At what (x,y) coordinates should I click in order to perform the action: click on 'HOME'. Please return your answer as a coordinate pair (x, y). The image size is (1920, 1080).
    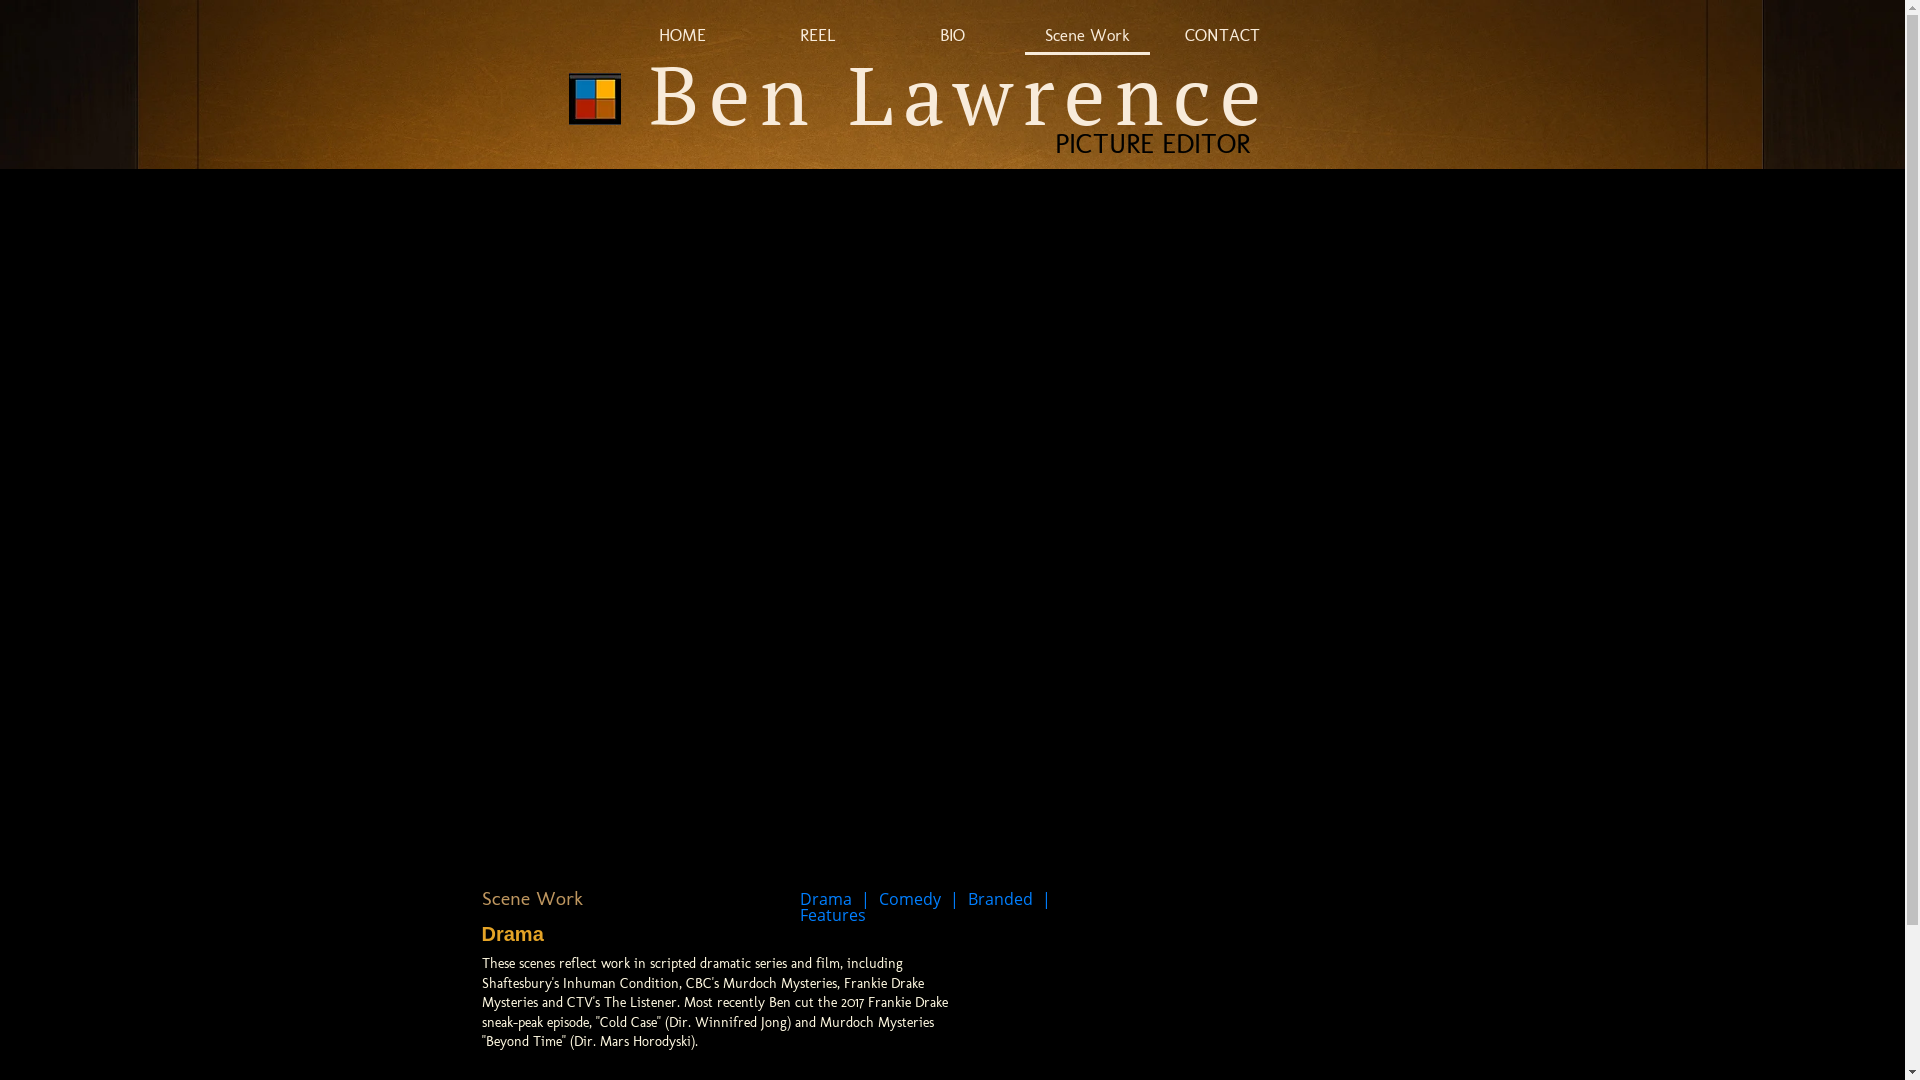
    Looking at the image, I should click on (682, 37).